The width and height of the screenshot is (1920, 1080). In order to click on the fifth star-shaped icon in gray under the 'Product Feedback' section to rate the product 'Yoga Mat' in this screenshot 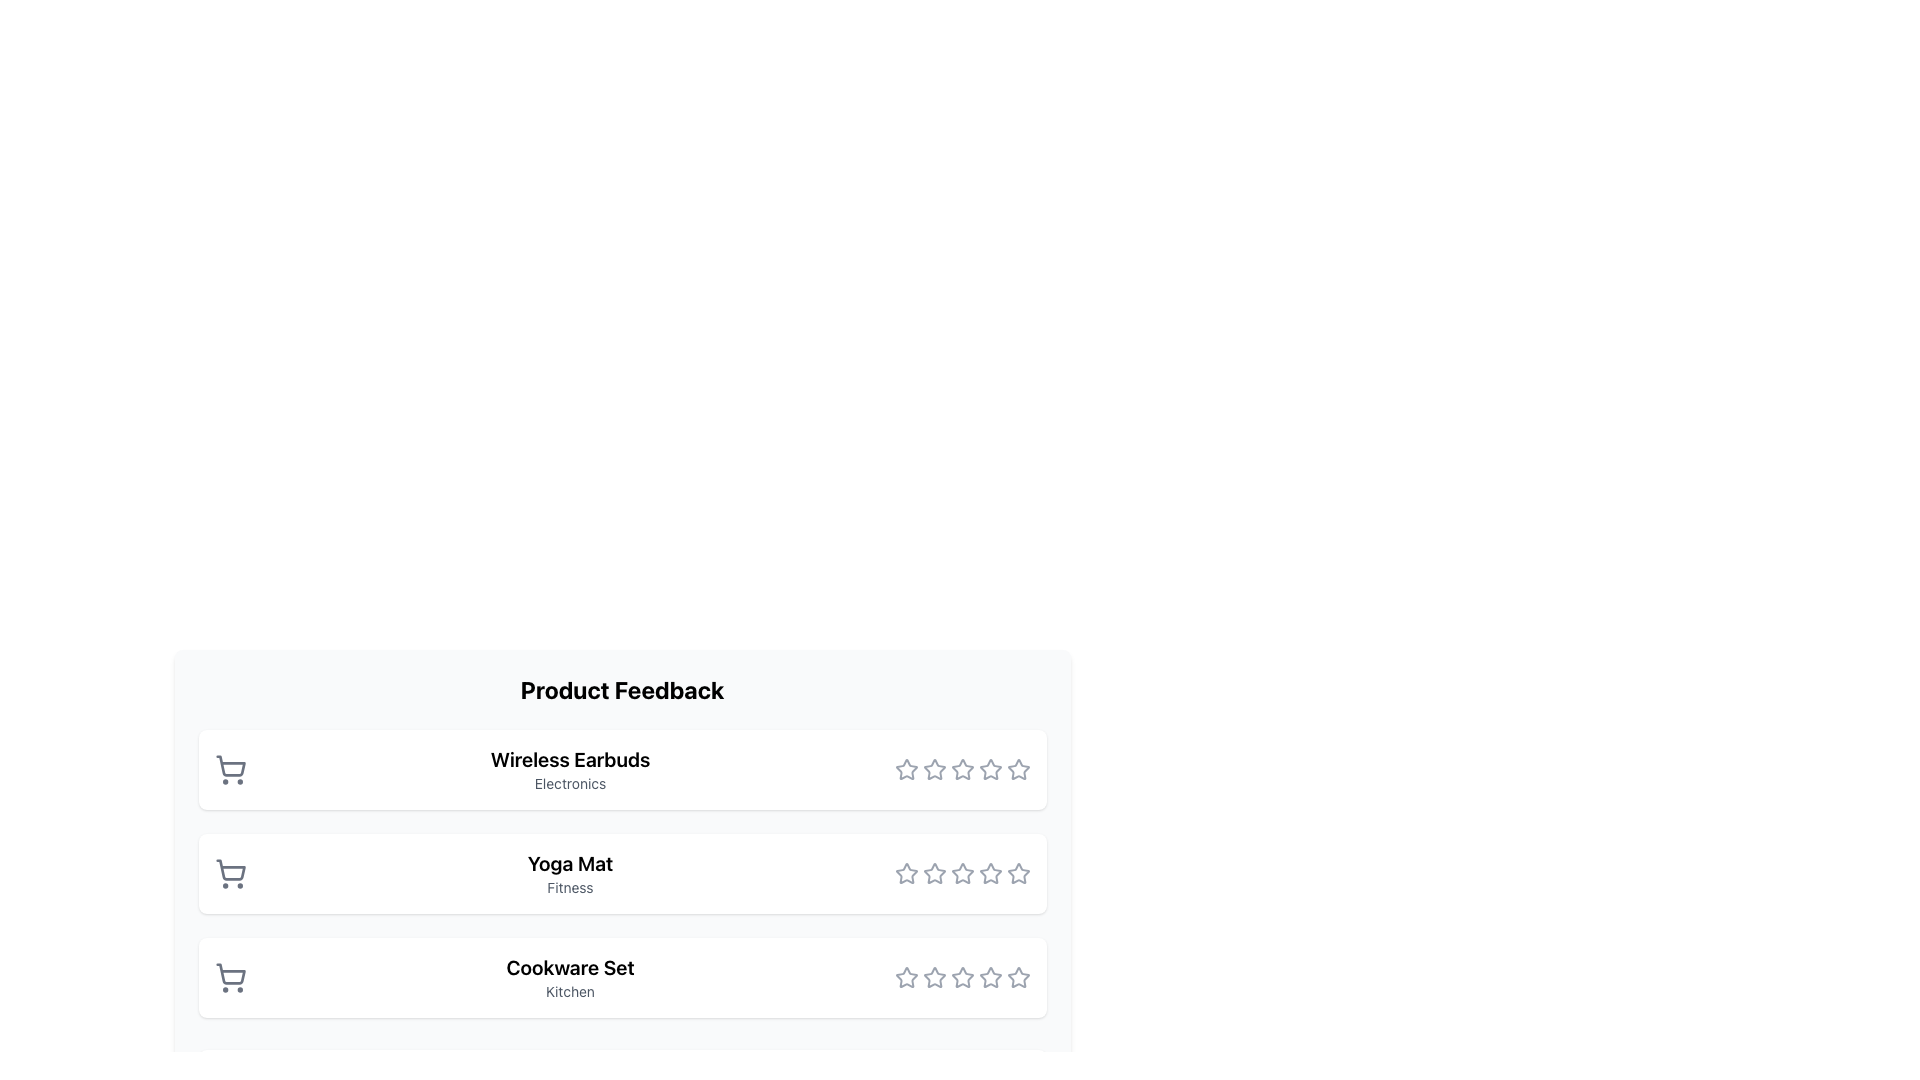, I will do `click(1018, 873)`.